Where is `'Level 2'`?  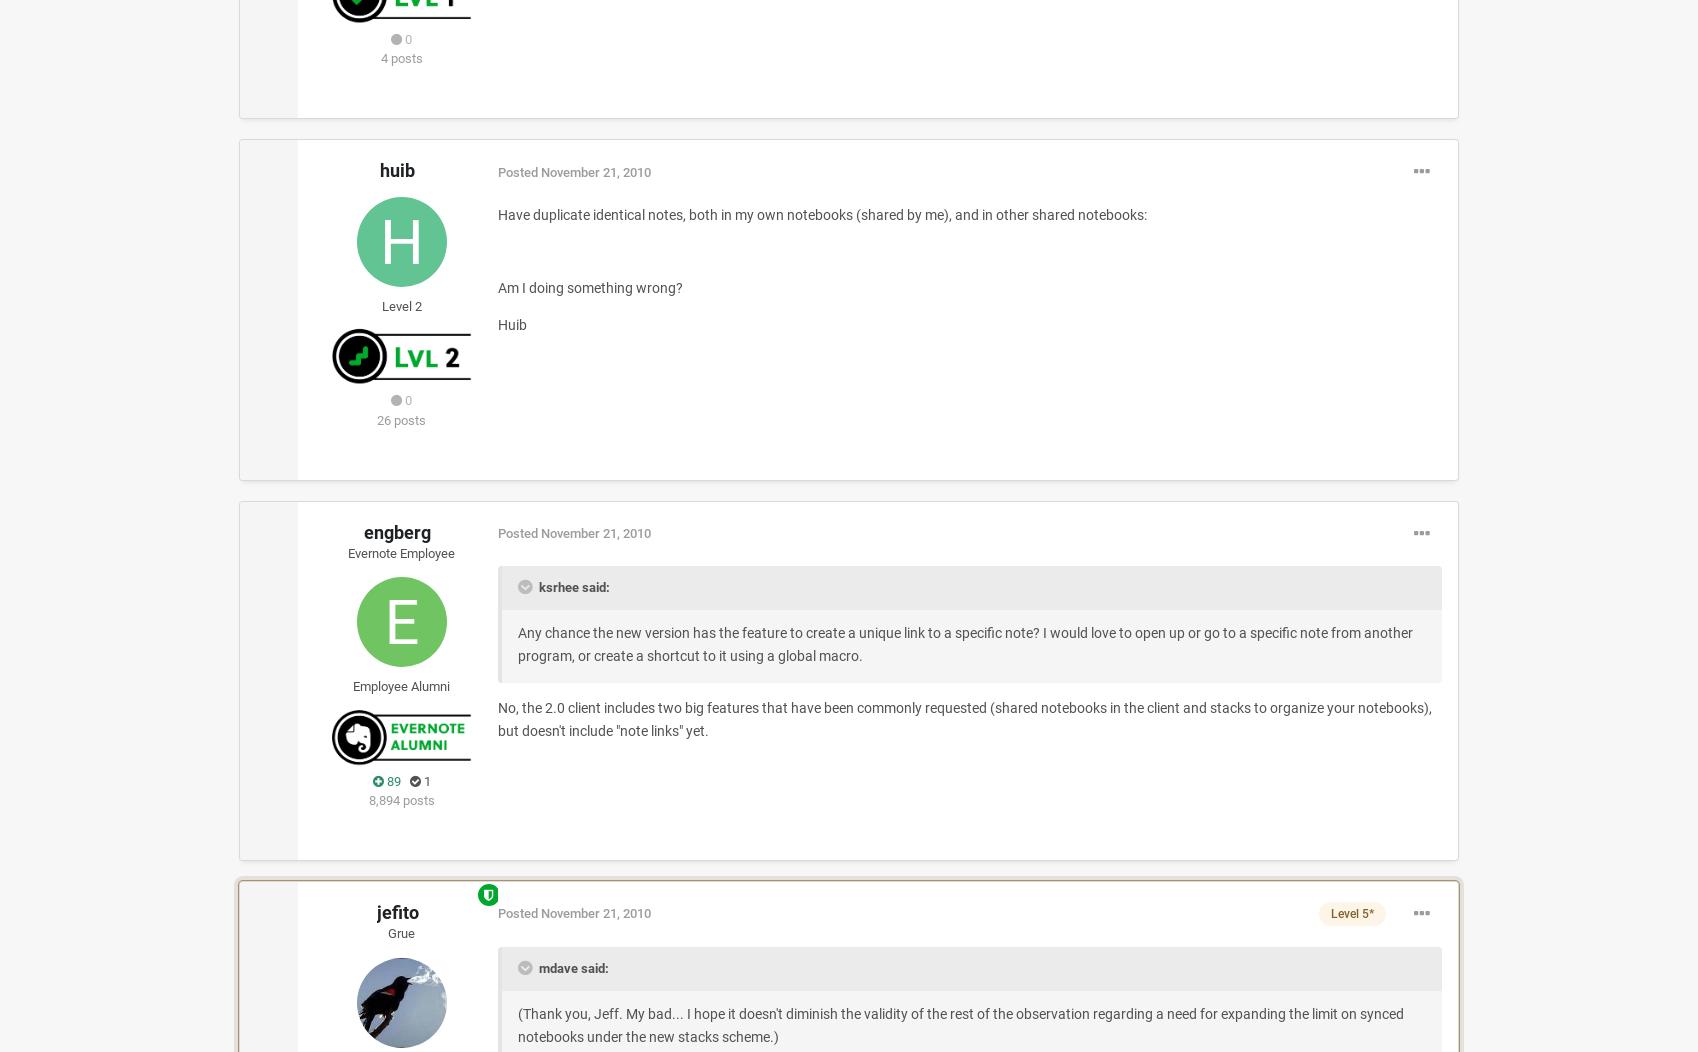 'Level 2' is located at coordinates (401, 305).